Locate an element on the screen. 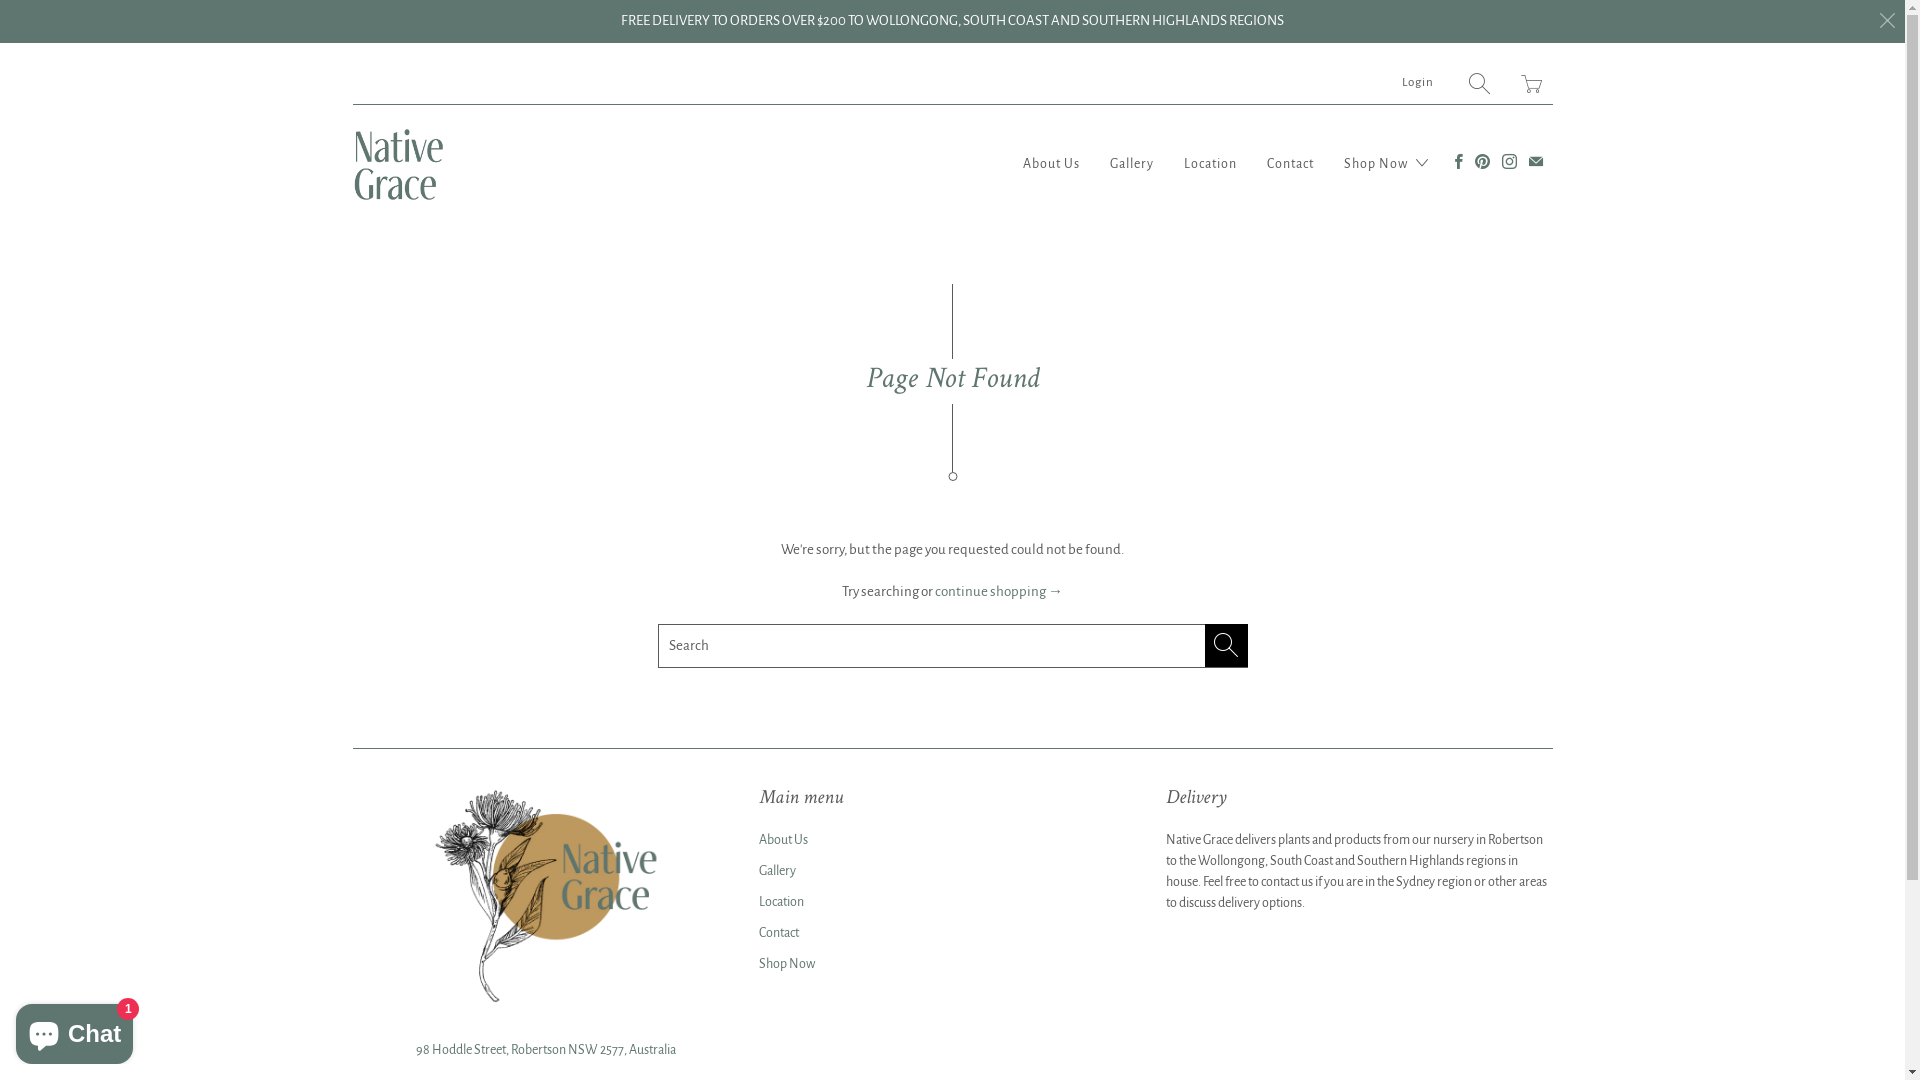 This screenshot has height=1080, width=1920. 'Native Grace on Facebook' is located at coordinates (1458, 160).